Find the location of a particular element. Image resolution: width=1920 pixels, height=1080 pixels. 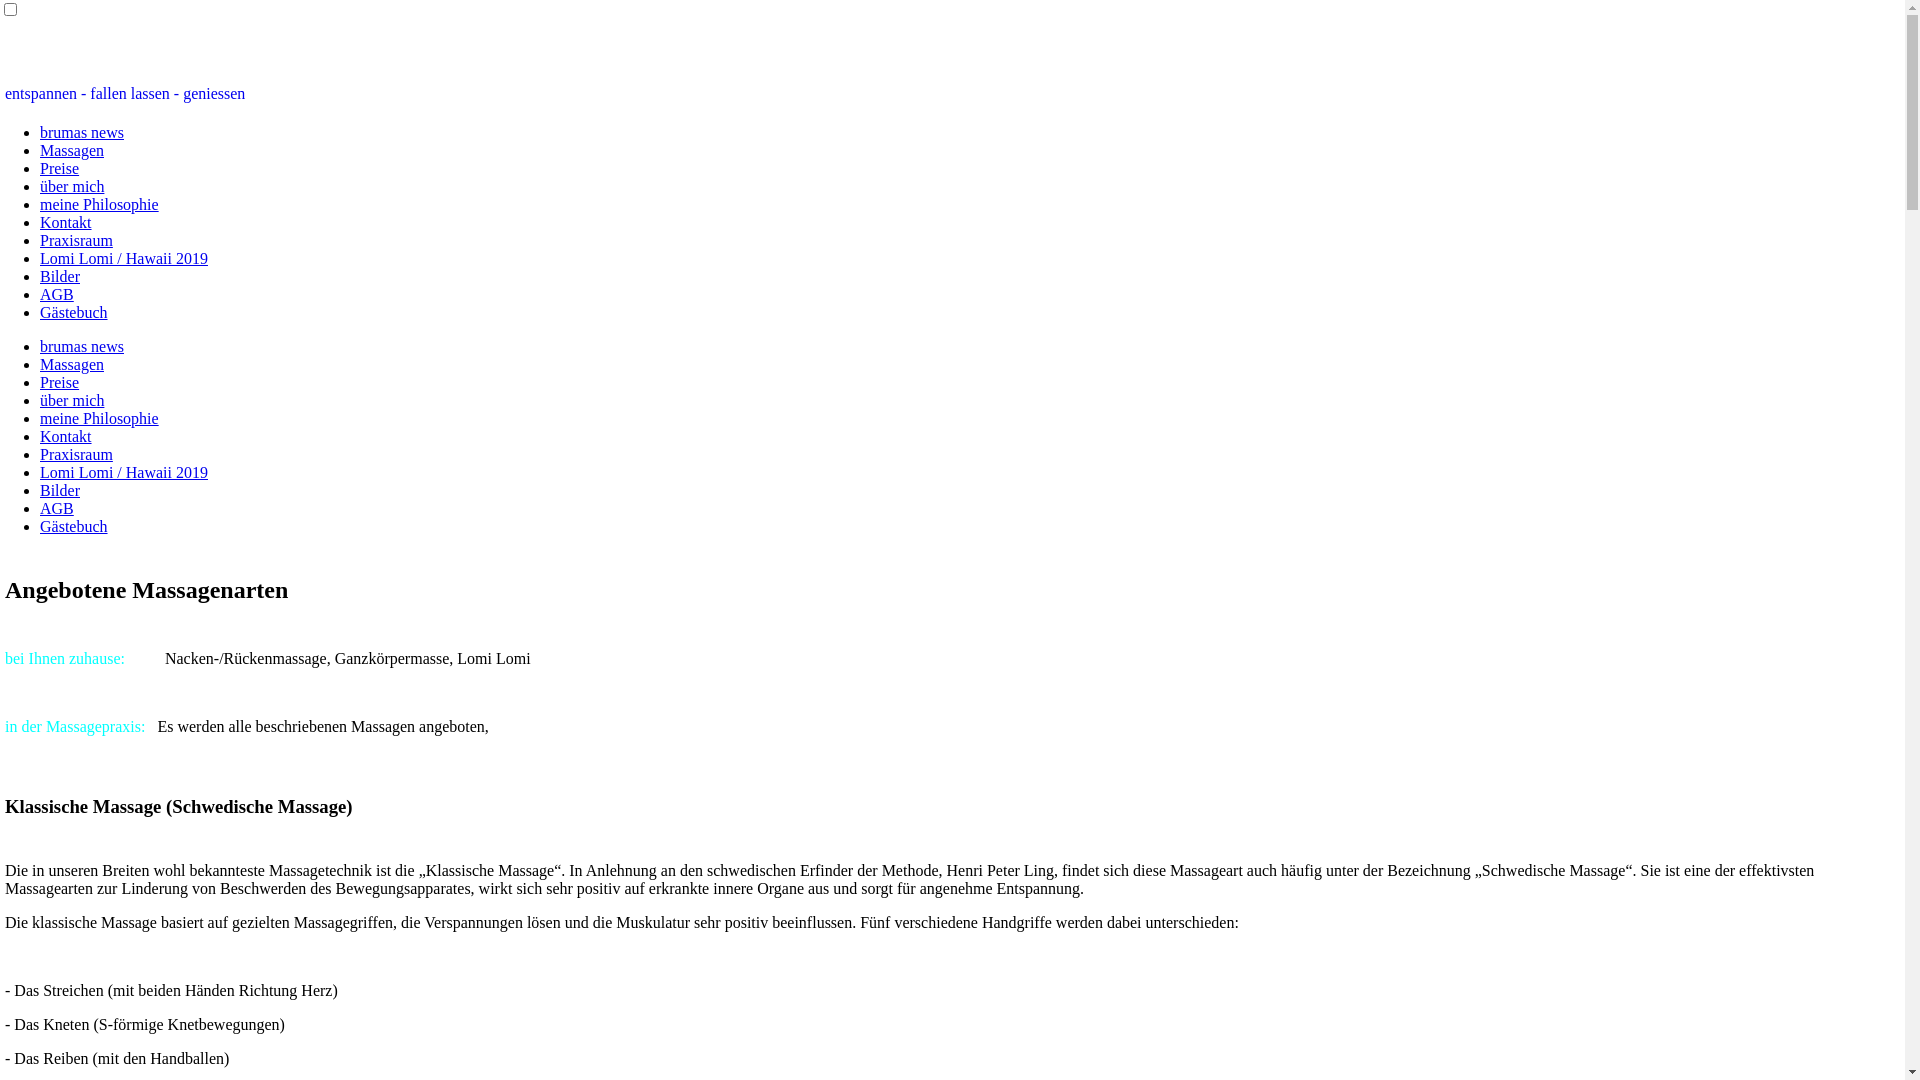

'brumas news' is located at coordinates (39, 345).